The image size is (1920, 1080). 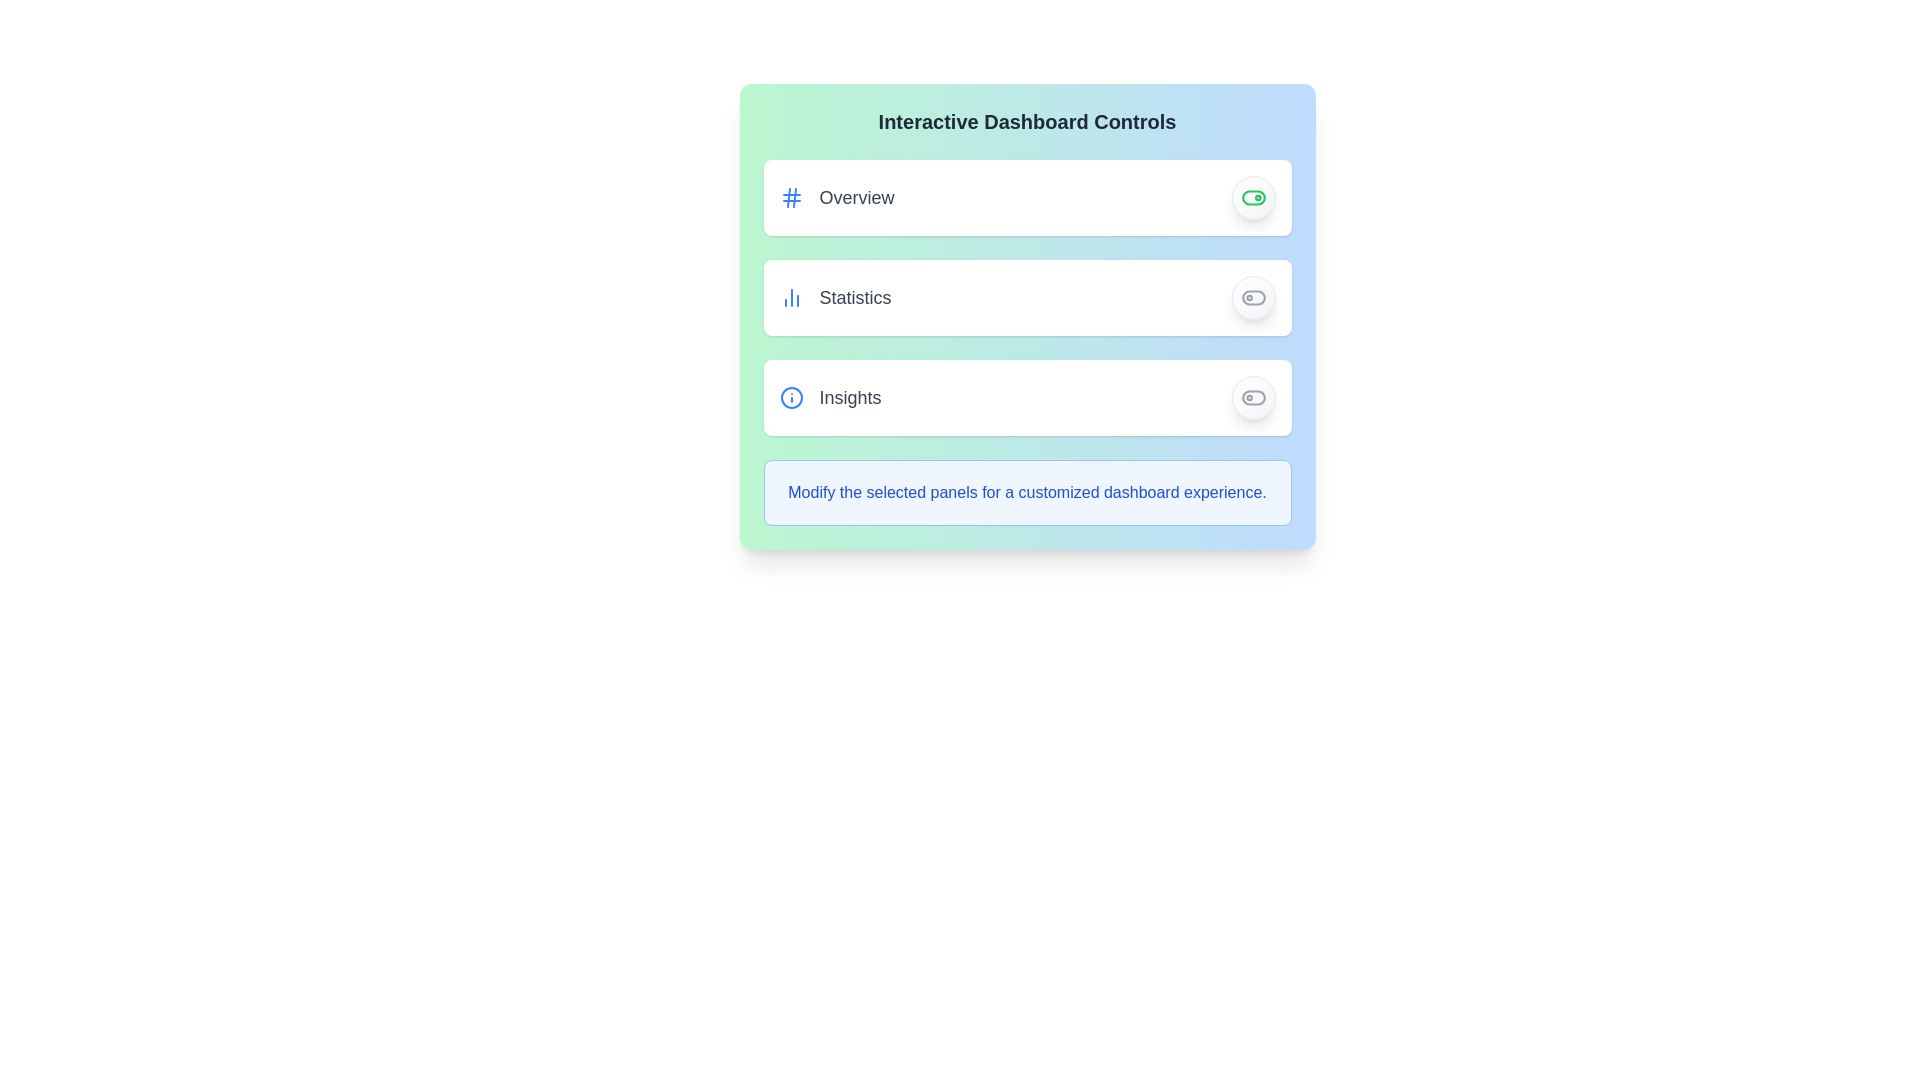 What do you see at coordinates (1252, 297) in the screenshot?
I see `the toggle switch for 'Statistics'` at bounding box center [1252, 297].